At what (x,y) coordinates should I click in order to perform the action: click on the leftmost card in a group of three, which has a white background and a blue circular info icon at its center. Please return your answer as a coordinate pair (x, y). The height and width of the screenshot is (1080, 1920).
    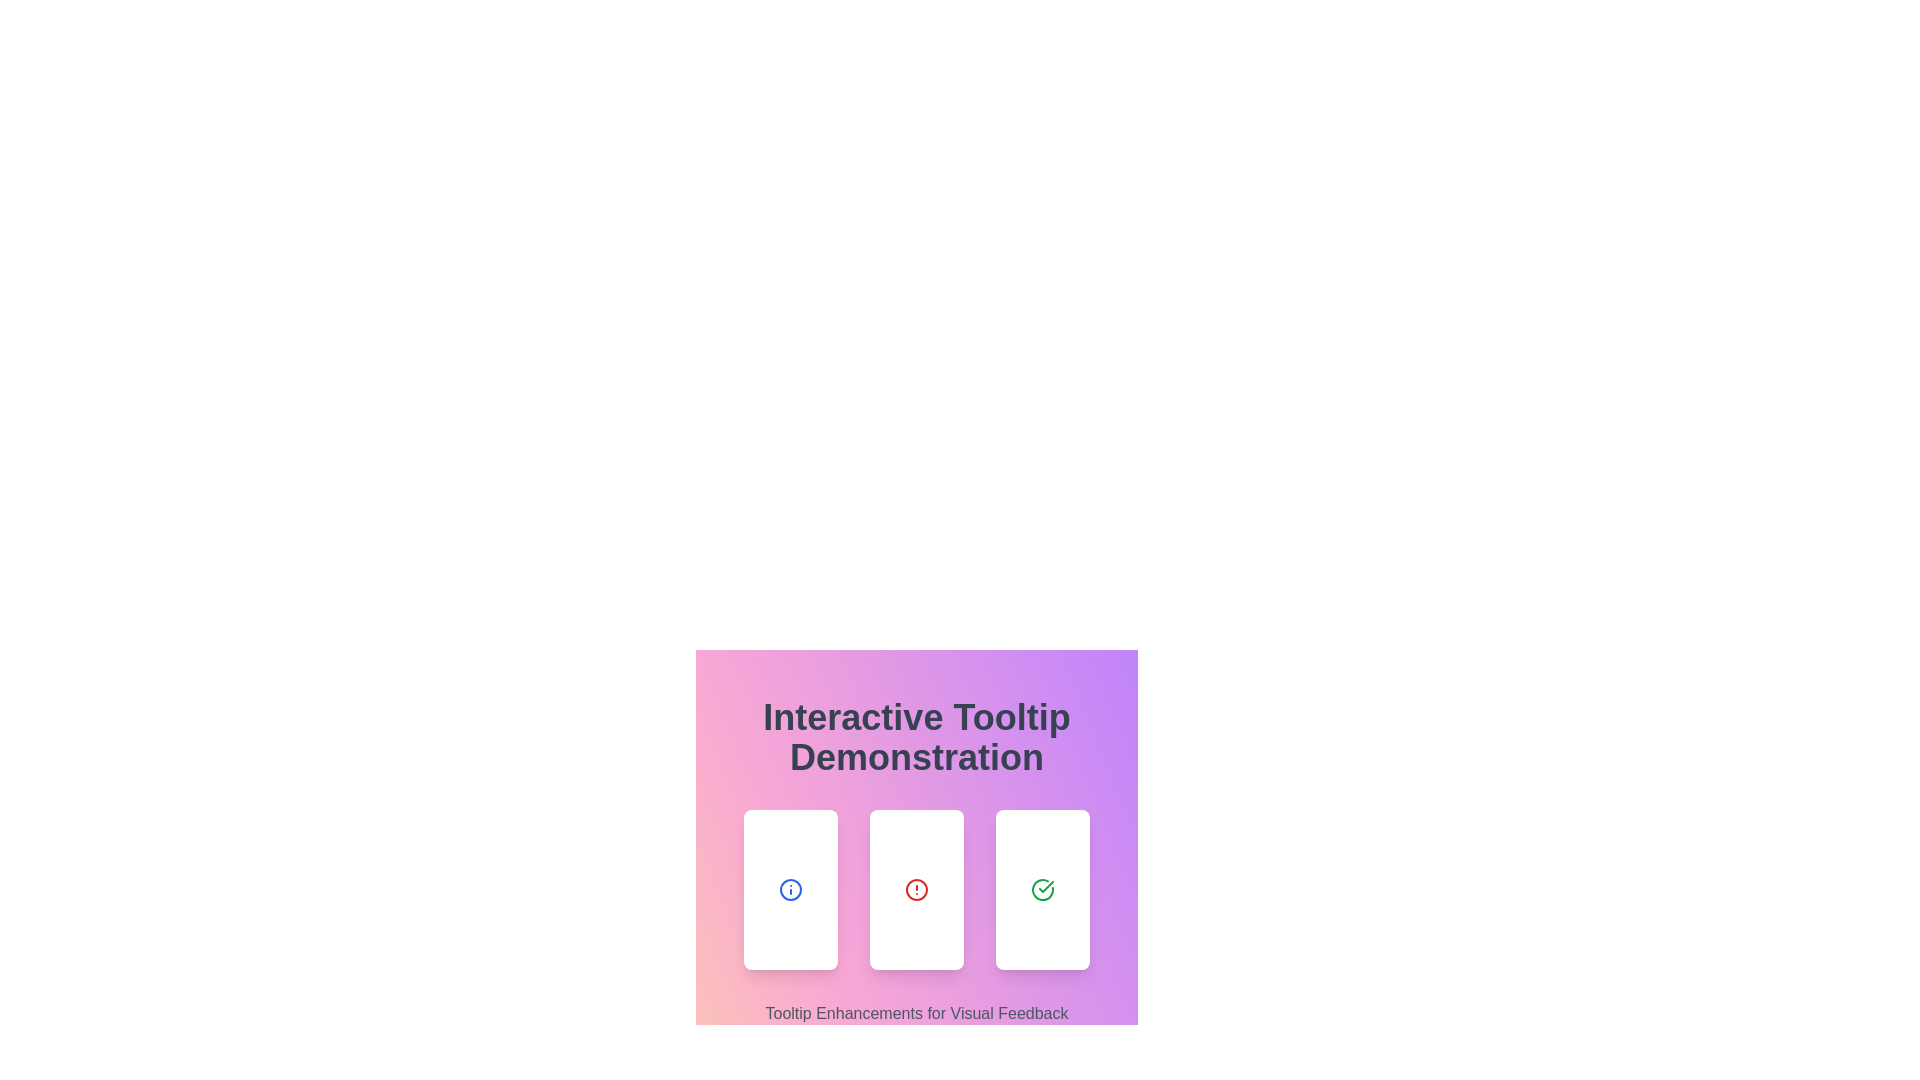
    Looking at the image, I should click on (790, 889).